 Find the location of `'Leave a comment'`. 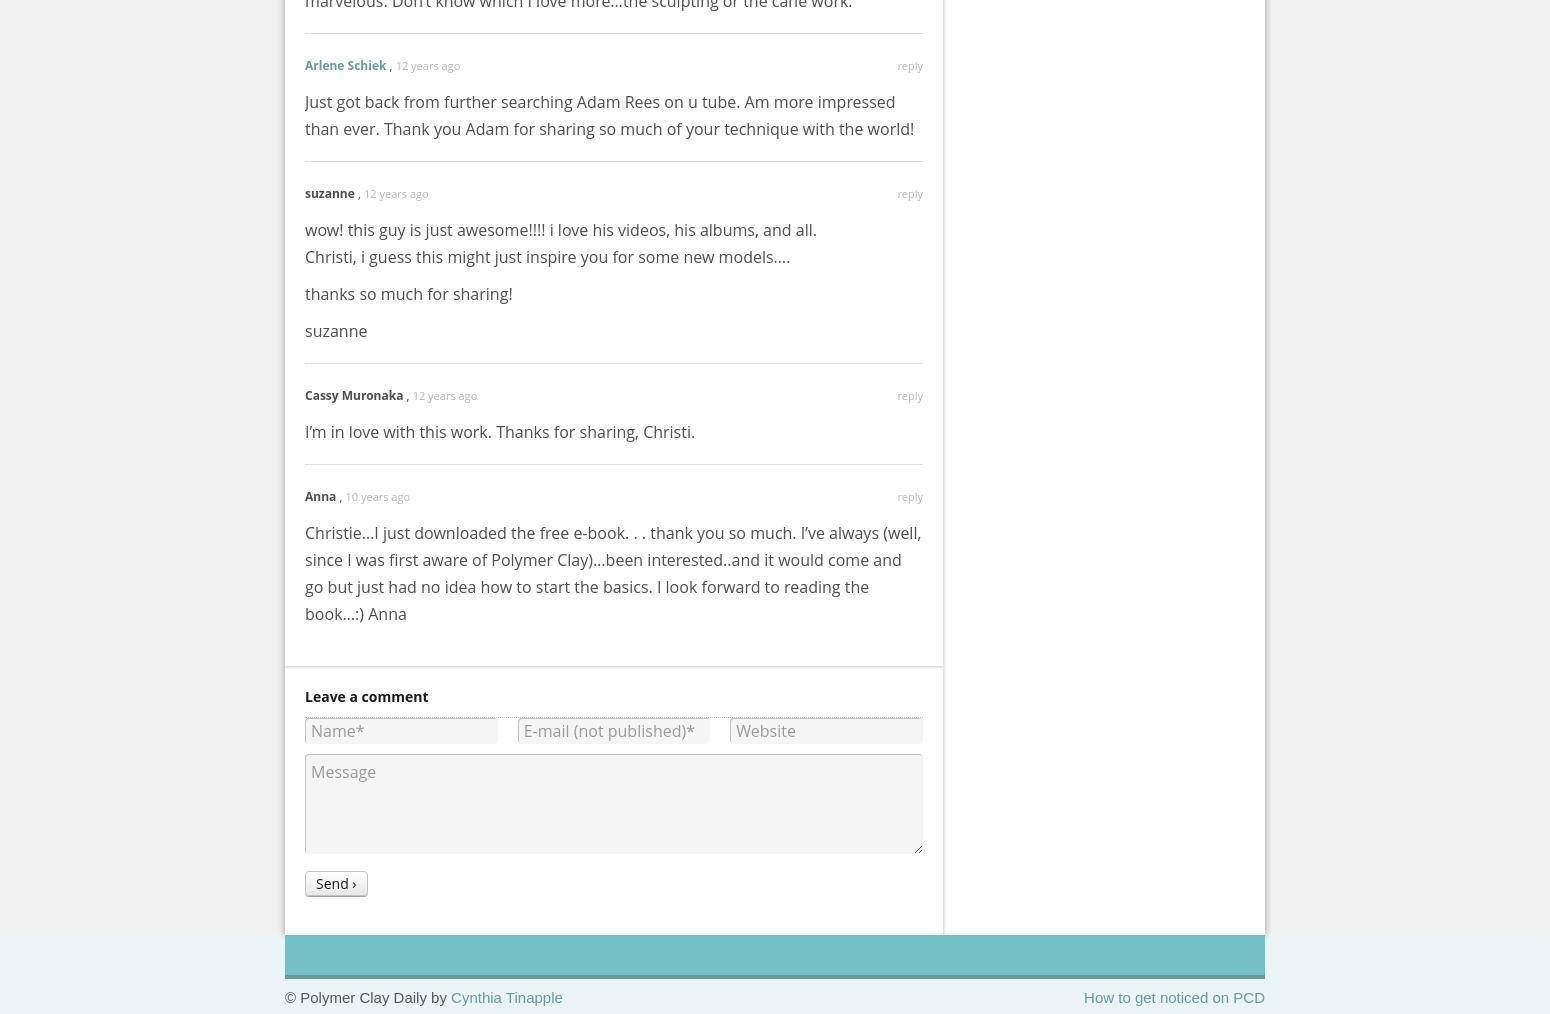

'Leave a comment' is located at coordinates (365, 695).